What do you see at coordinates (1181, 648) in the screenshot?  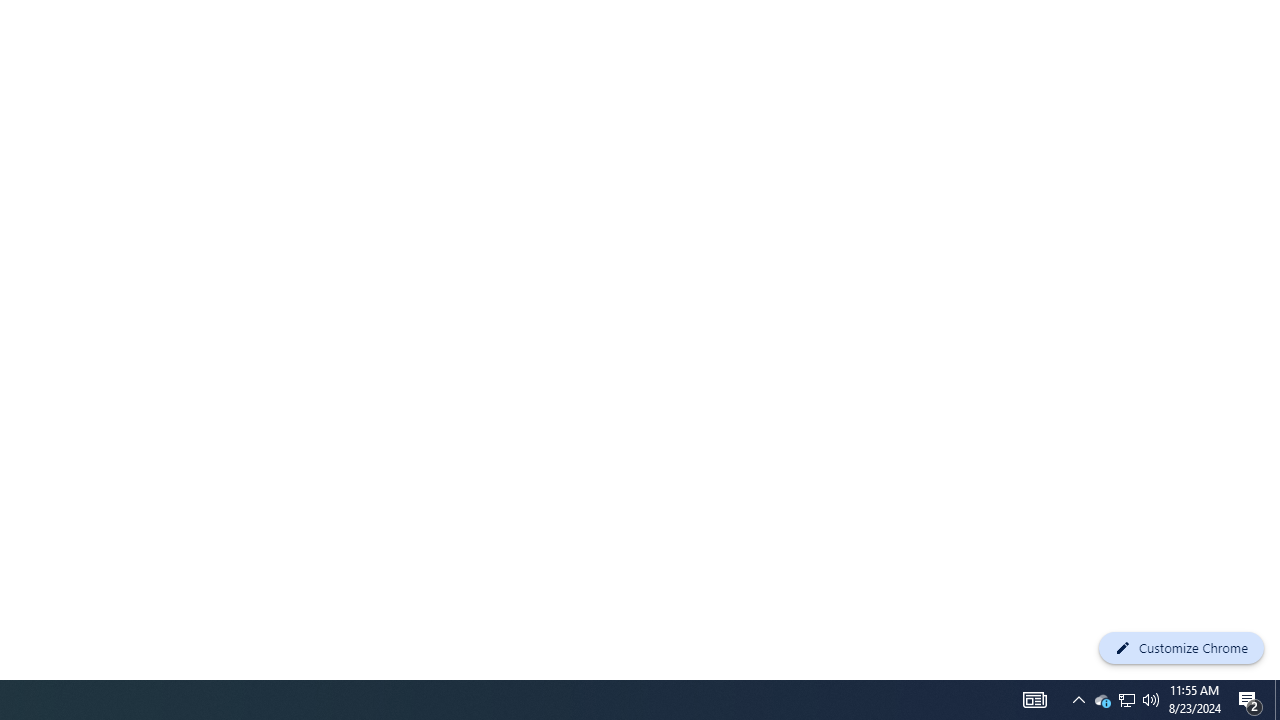 I see `'Customize Chrome'` at bounding box center [1181, 648].